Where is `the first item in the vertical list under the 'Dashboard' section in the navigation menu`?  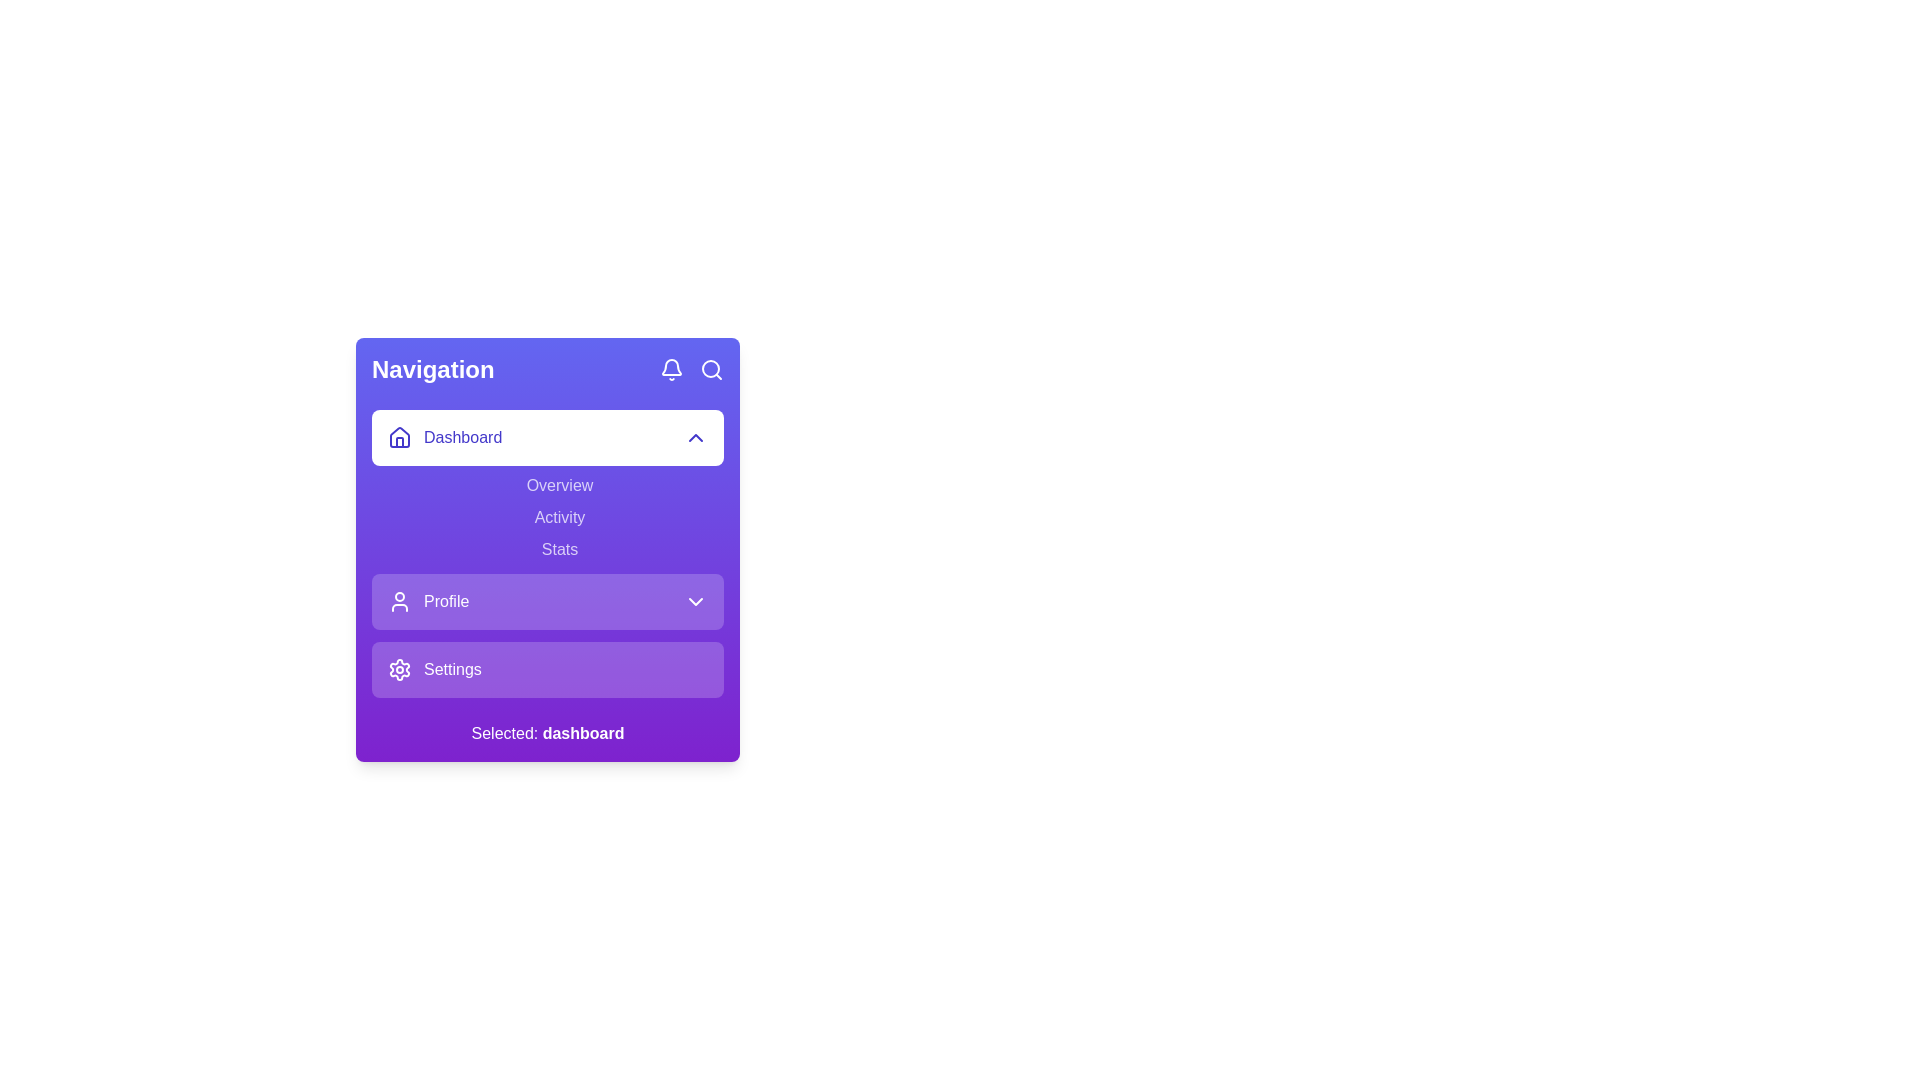
the first item in the vertical list under the 'Dashboard' section in the navigation menu is located at coordinates (560, 486).